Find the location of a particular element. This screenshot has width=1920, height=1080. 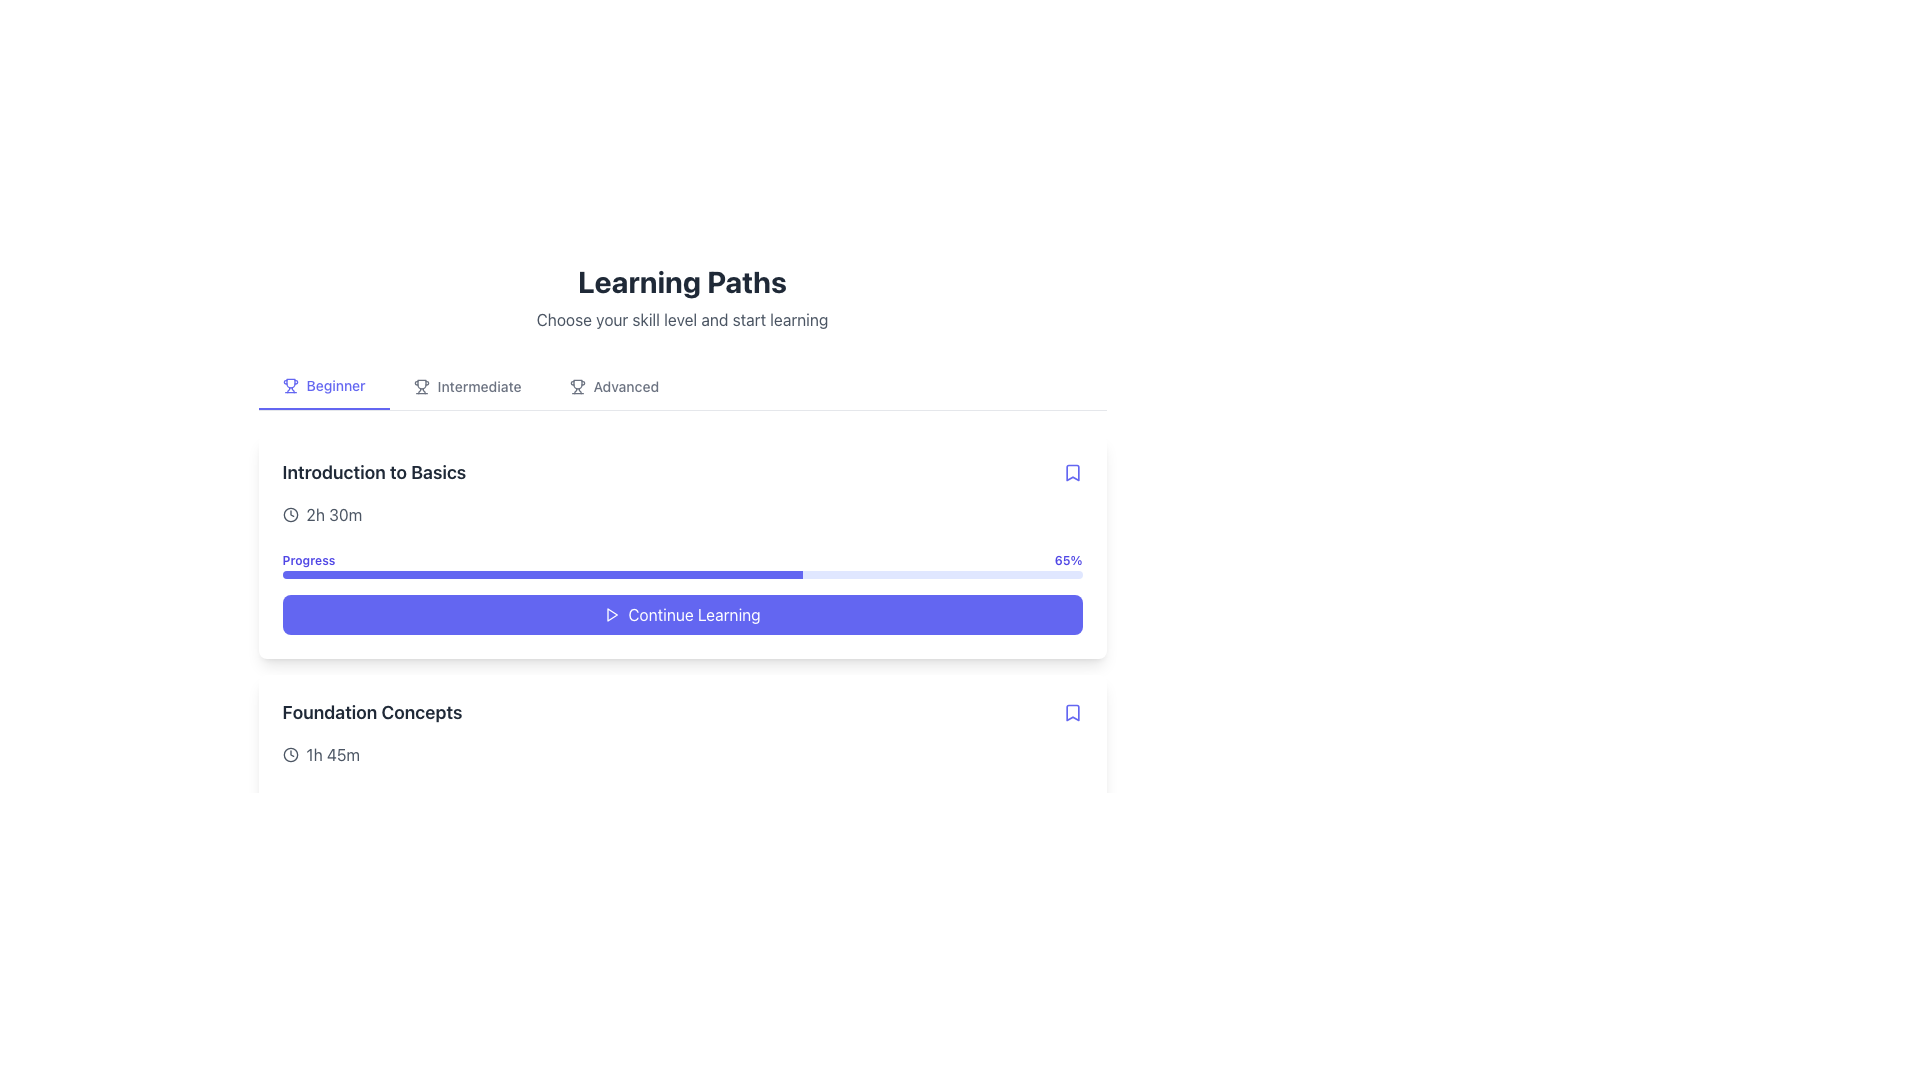

the SVG Circle element that represents a clock structure, located above the 'Foundation Concepts' section is located at coordinates (289, 514).